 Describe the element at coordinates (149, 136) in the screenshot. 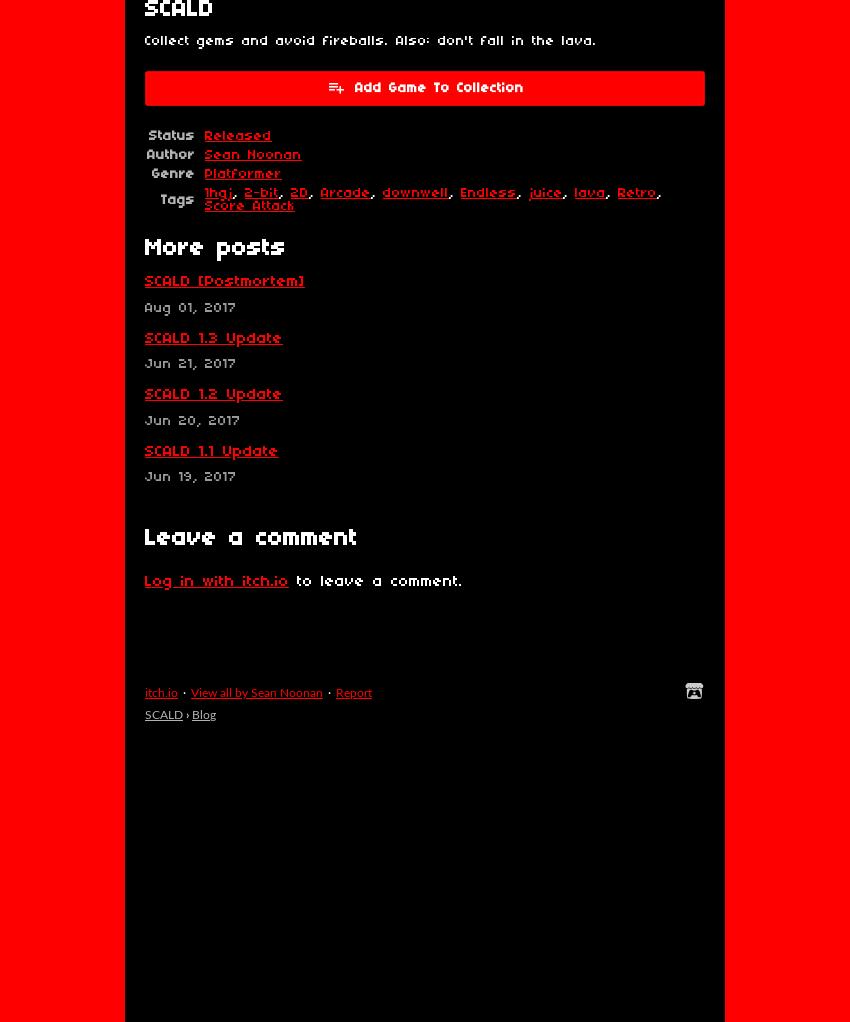

I see `'Status'` at that location.